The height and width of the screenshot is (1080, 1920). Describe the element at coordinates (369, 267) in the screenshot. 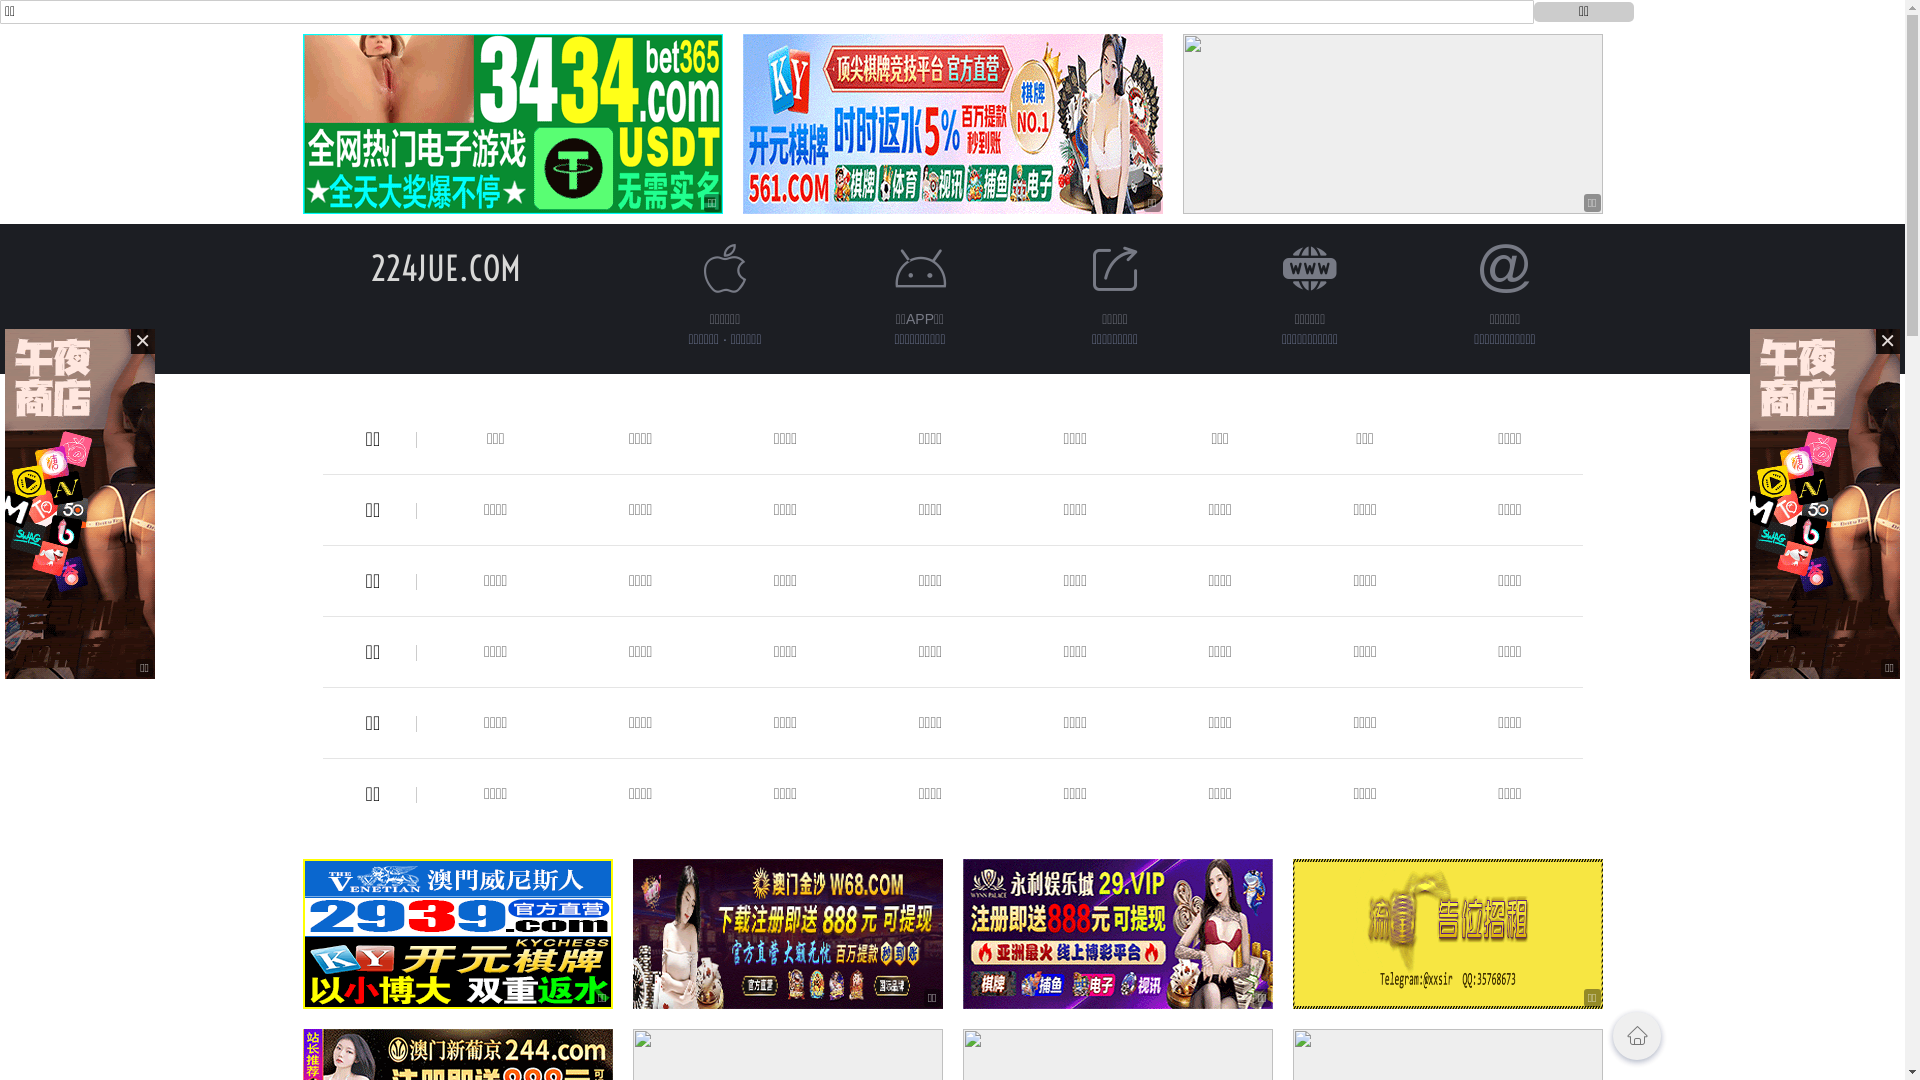

I see `'224JUE.COM'` at that location.